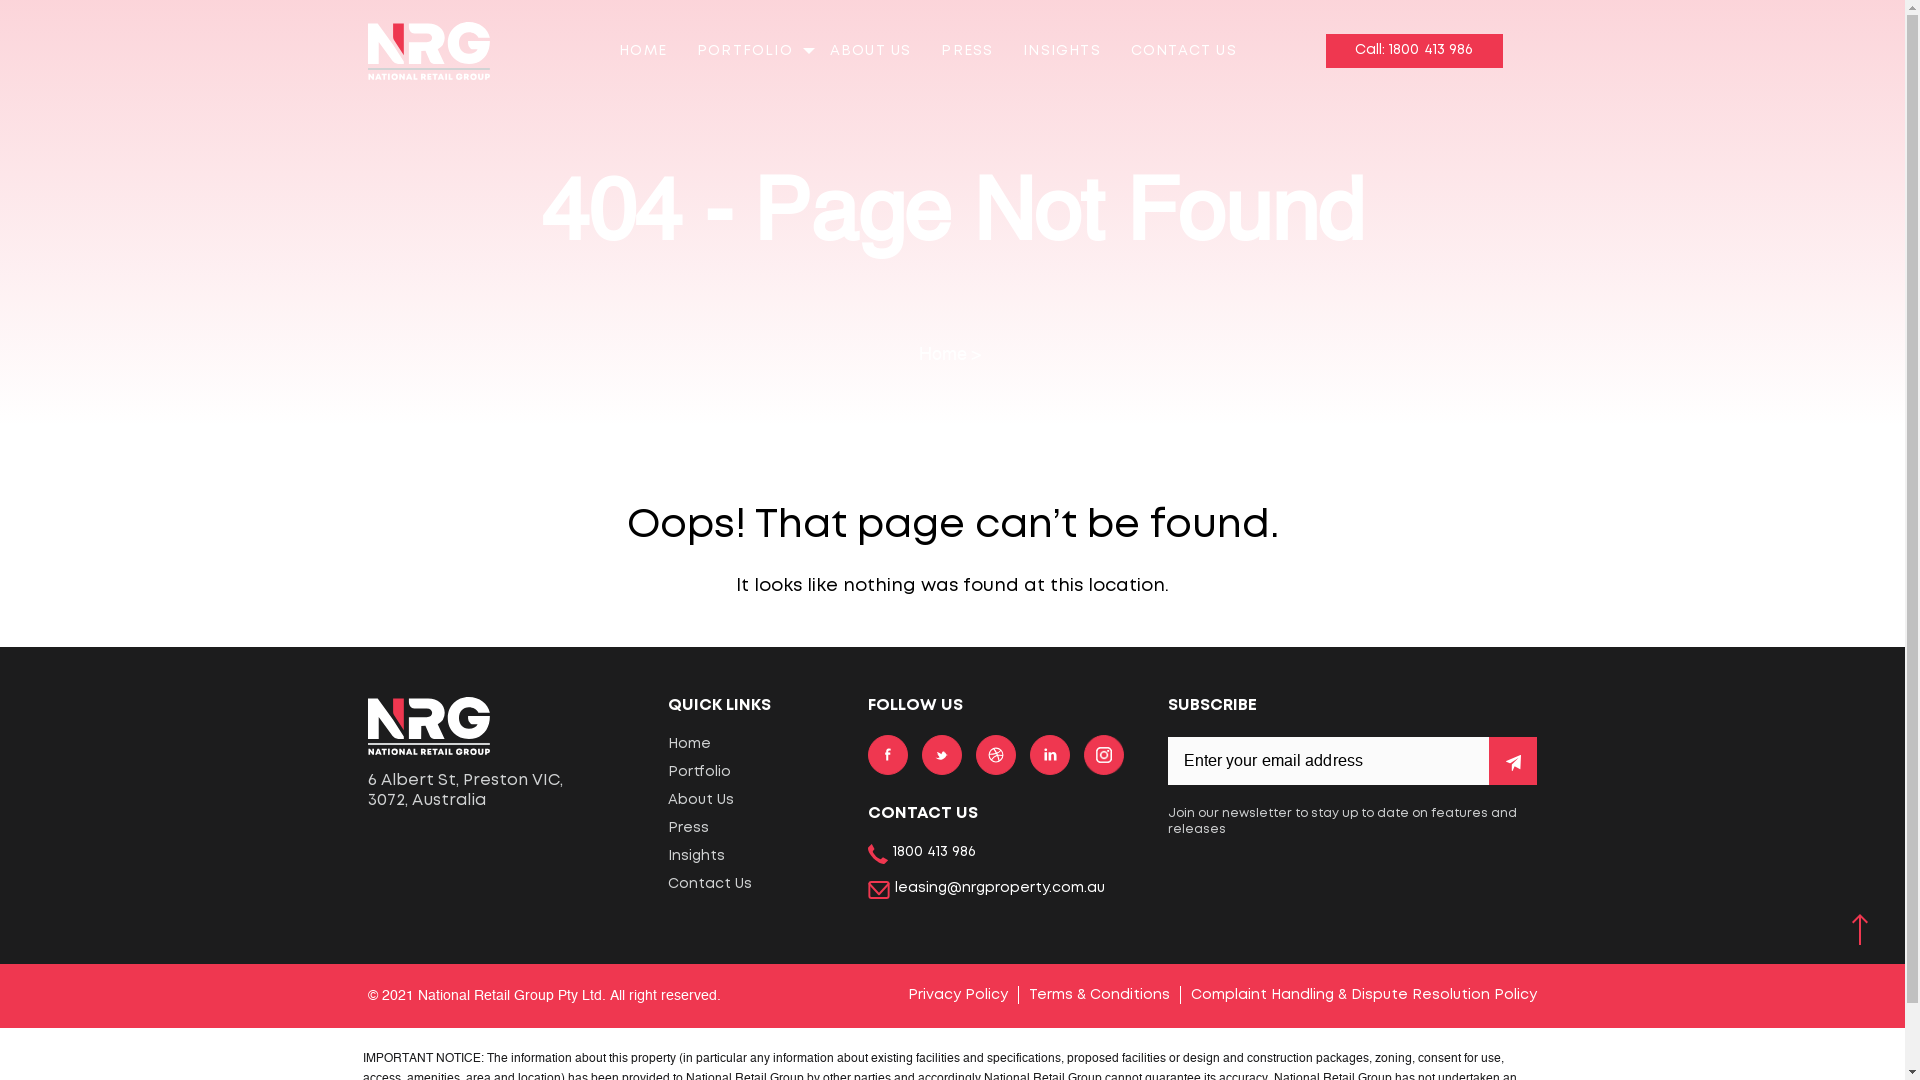  What do you see at coordinates (887, 752) in the screenshot?
I see `'Facebook'` at bounding box center [887, 752].